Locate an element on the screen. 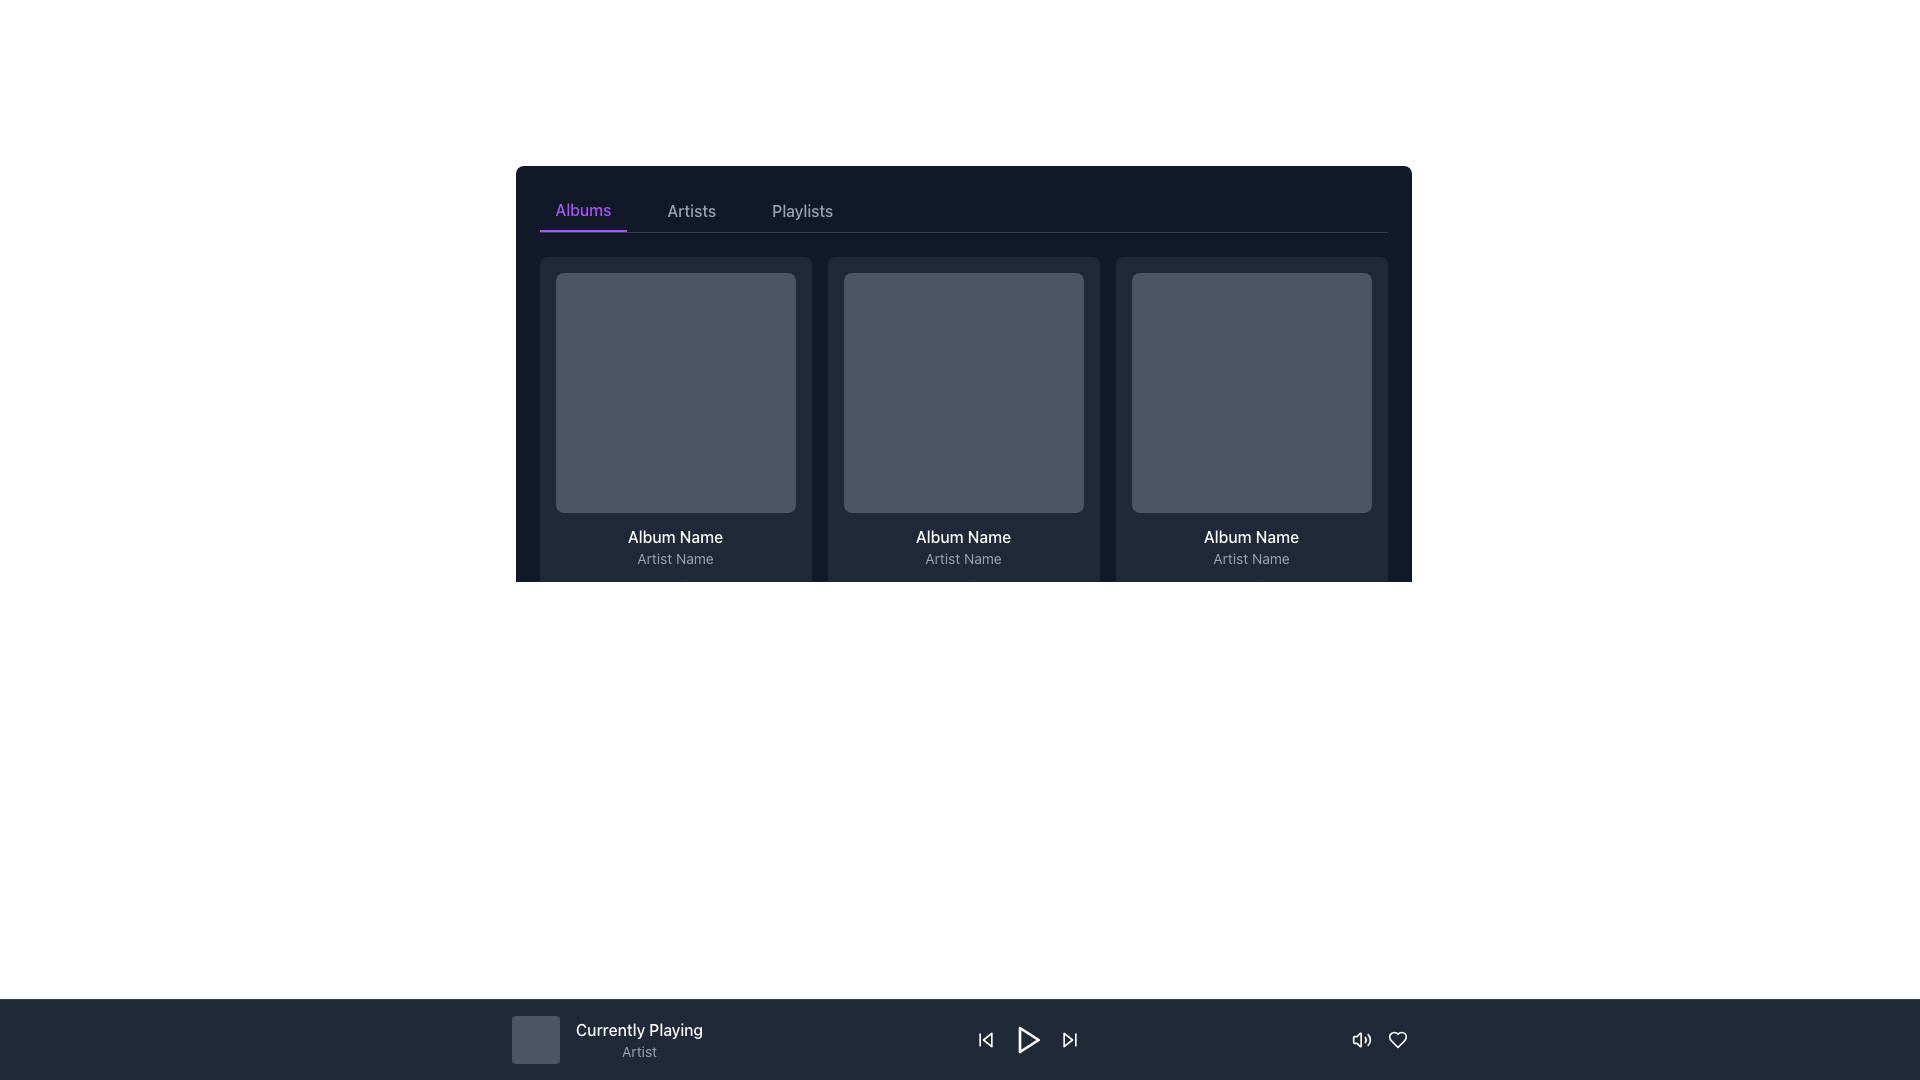 This screenshot has height=1080, width=1920. the static text label displaying 'Artist Name', which is styled in gray and located below 'Album Name' and above '0:37' within a card structure is located at coordinates (1250, 559).